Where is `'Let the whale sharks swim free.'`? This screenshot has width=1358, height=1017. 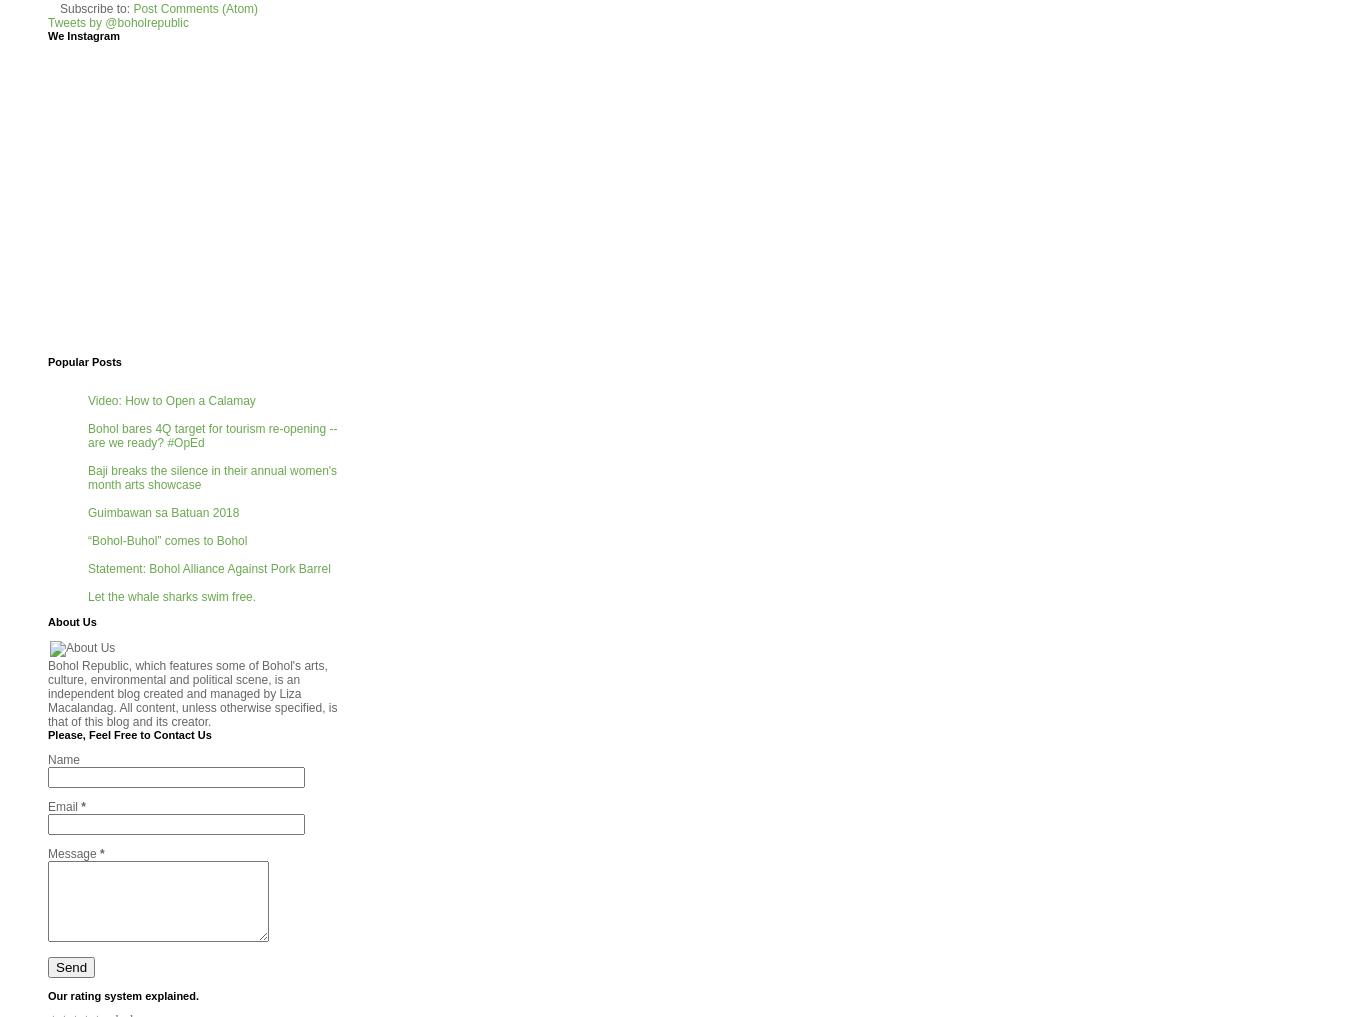
'Let the whale sharks swim free.' is located at coordinates (87, 595).